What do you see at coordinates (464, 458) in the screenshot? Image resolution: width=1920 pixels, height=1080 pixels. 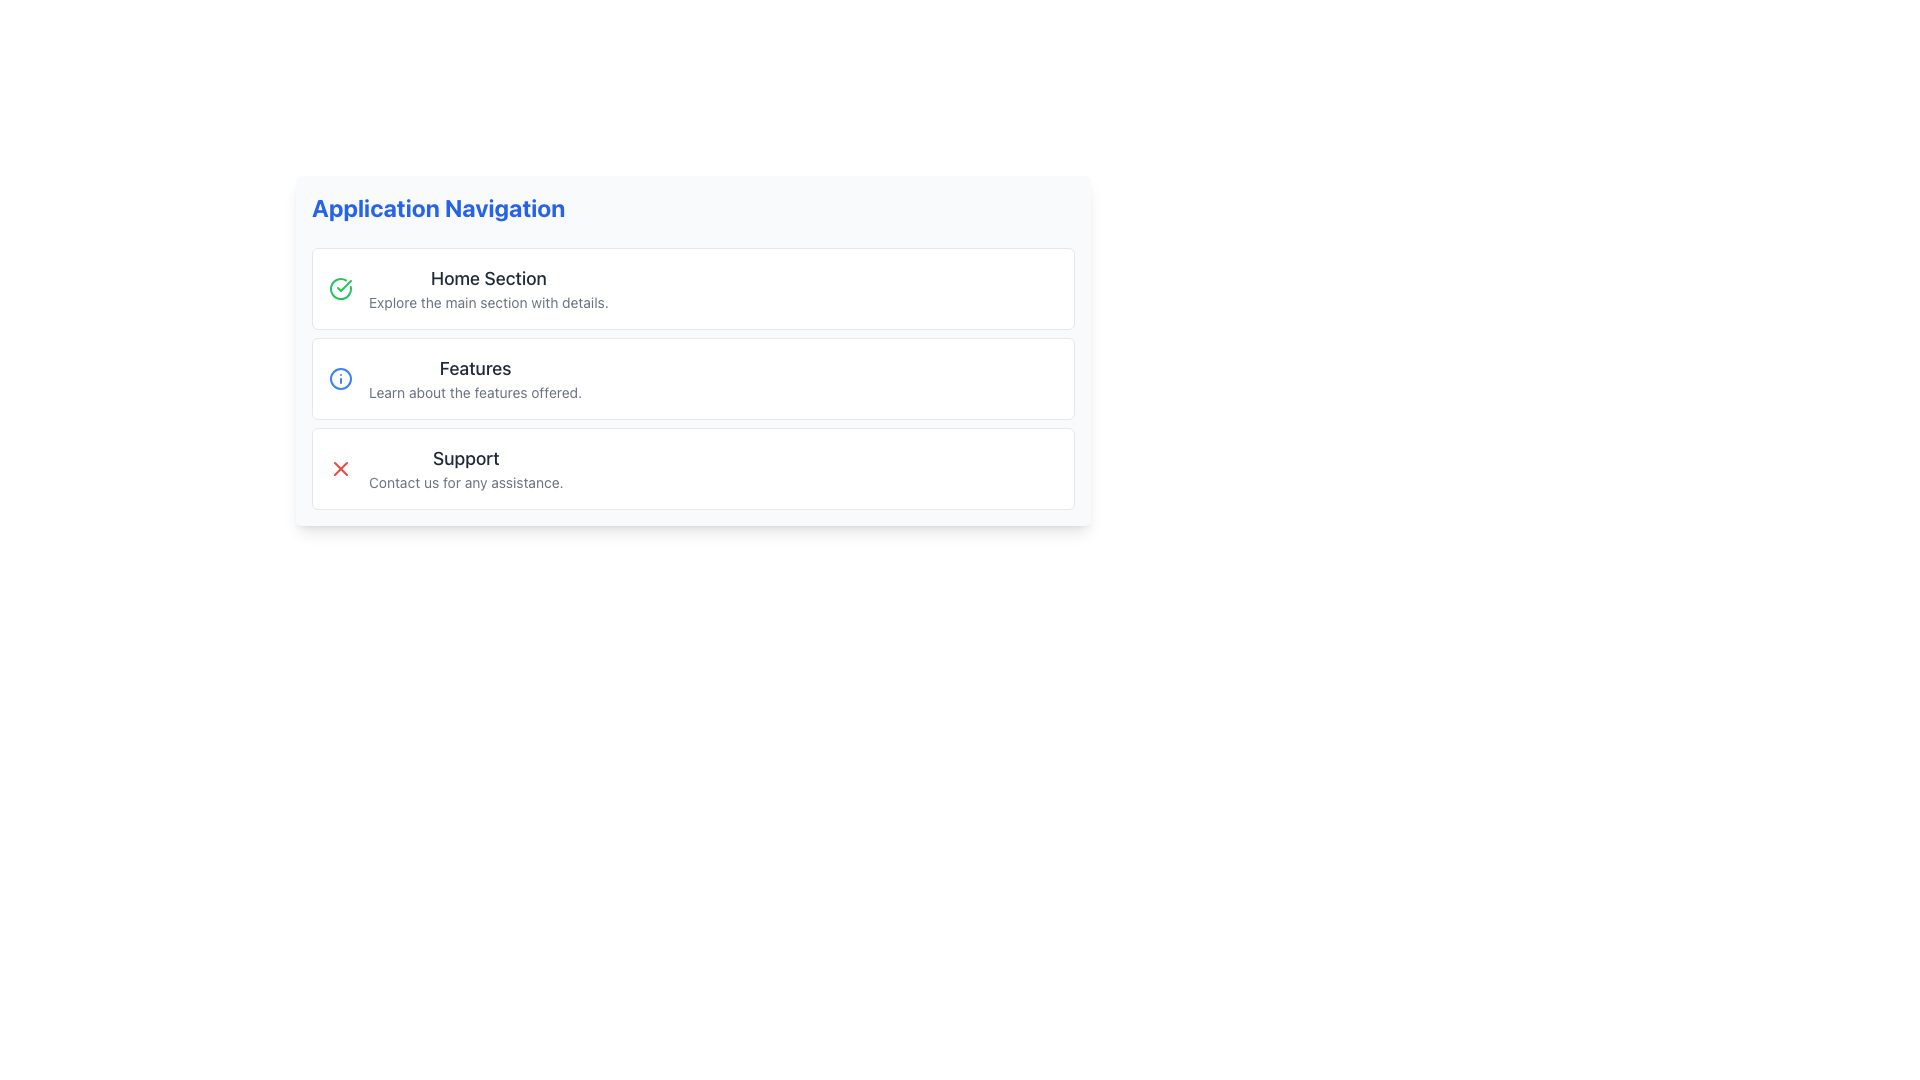 I see `the 'Support' hyperlink, which is styled in bold gray and highlights to blue when hovered, located below the 'Features' section and next to a red cross icon` at bounding box center [464, 458].